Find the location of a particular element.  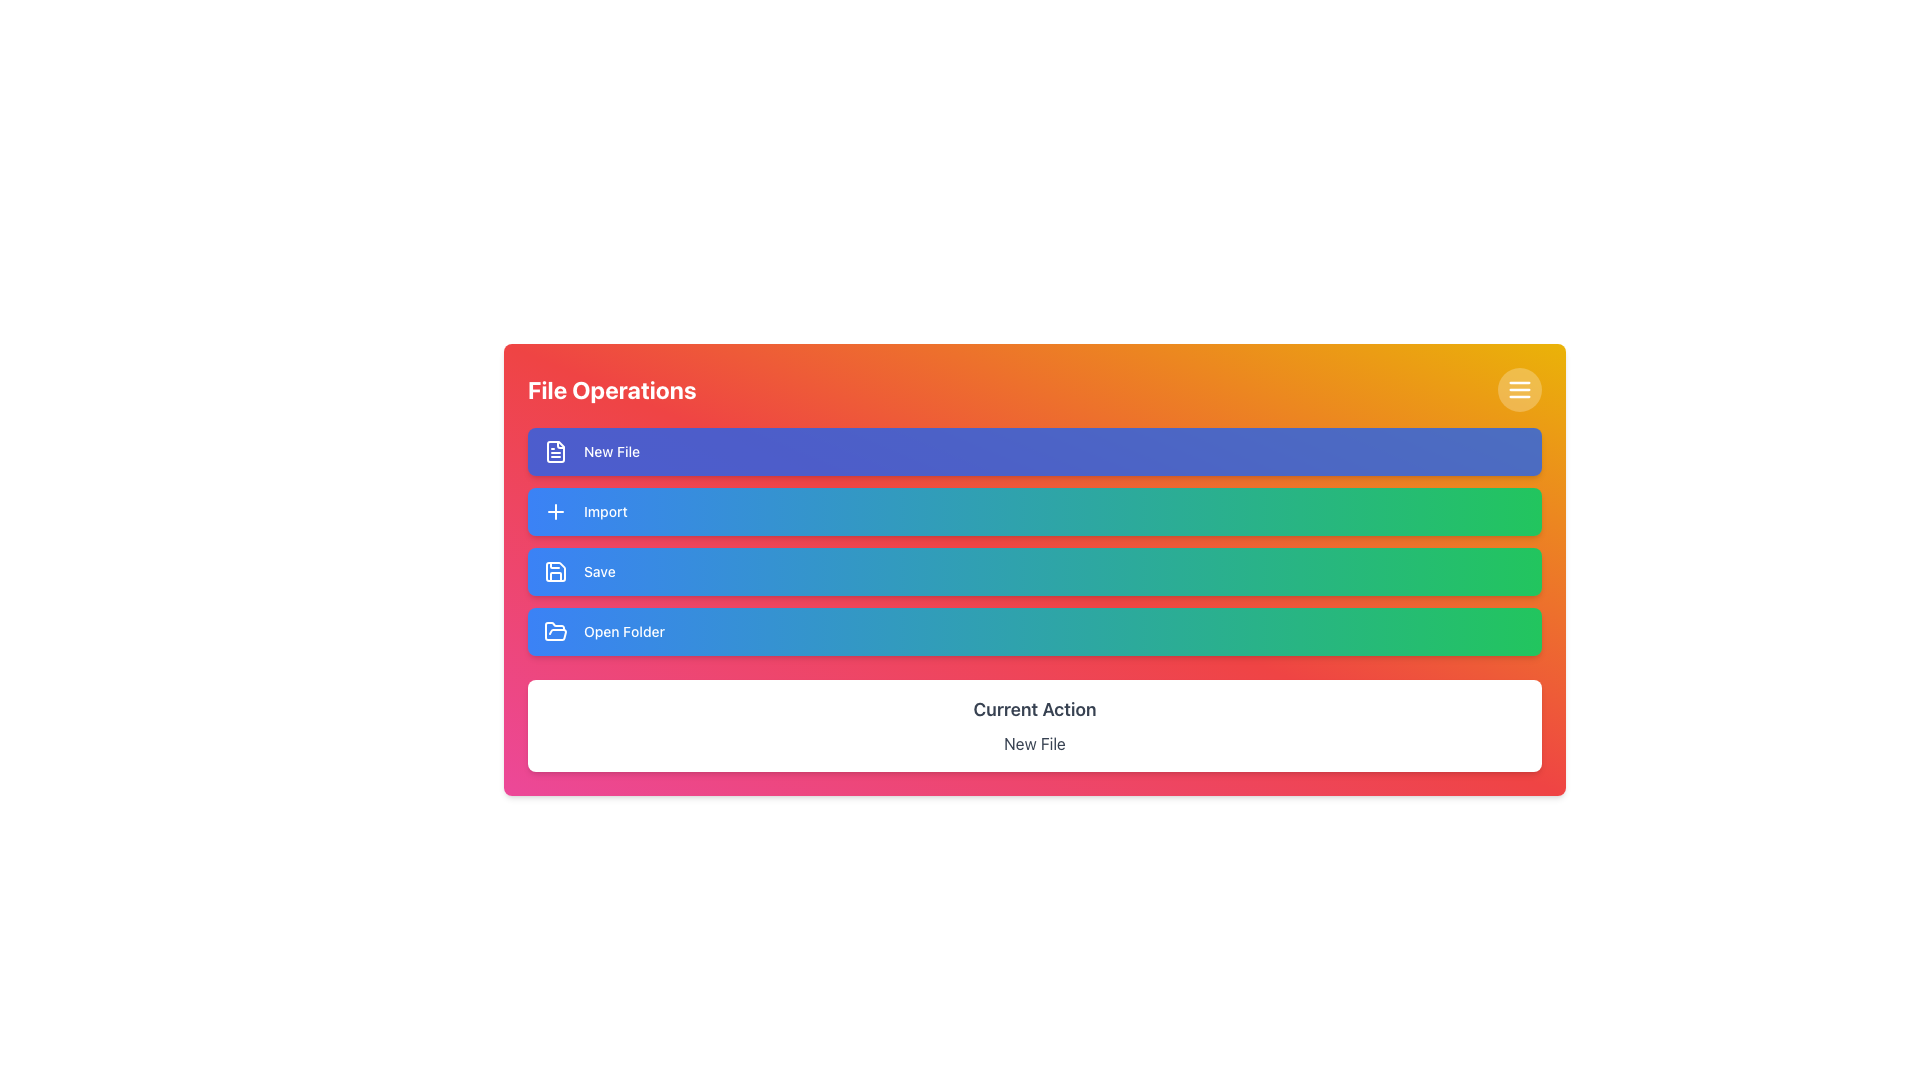

the save button is located at coordinates (1035, 571).